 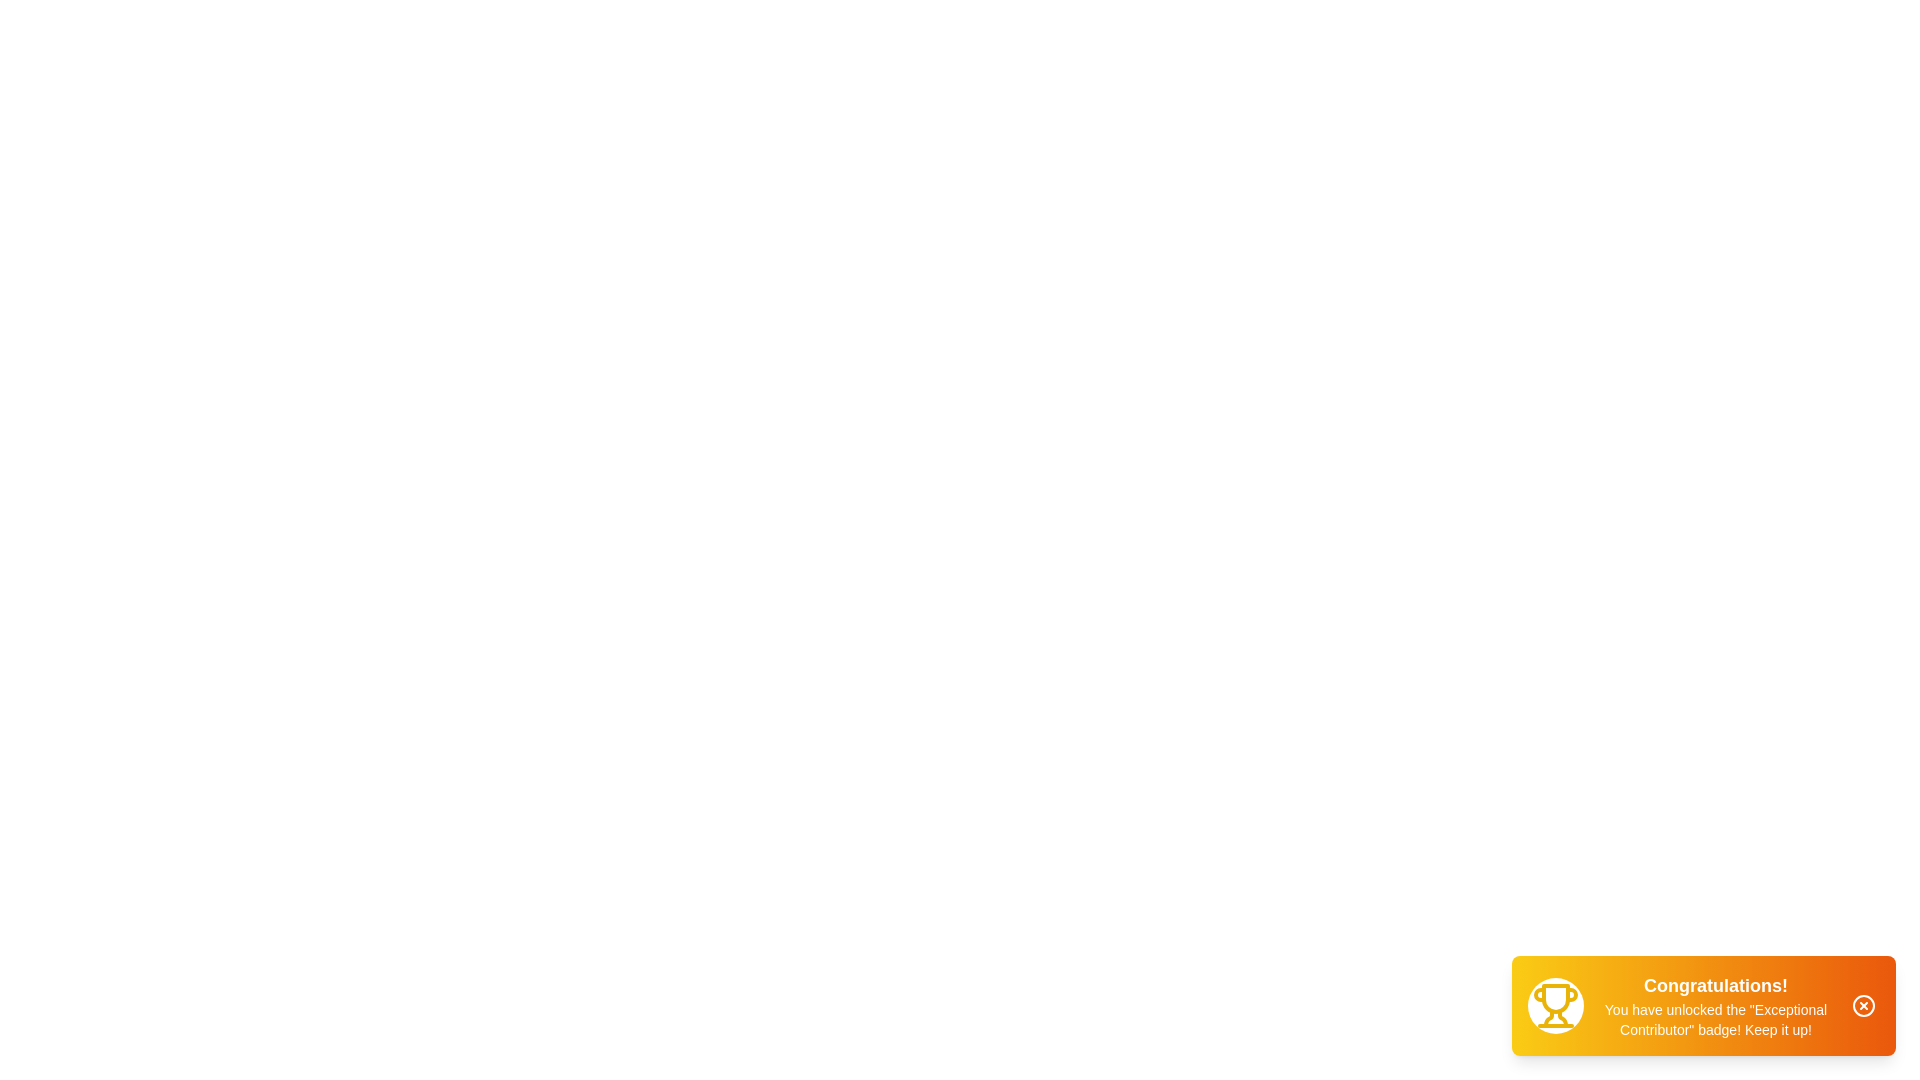 I want to click on the close button of the snackbar to dismiss it, so click(x=1862, y=1006).